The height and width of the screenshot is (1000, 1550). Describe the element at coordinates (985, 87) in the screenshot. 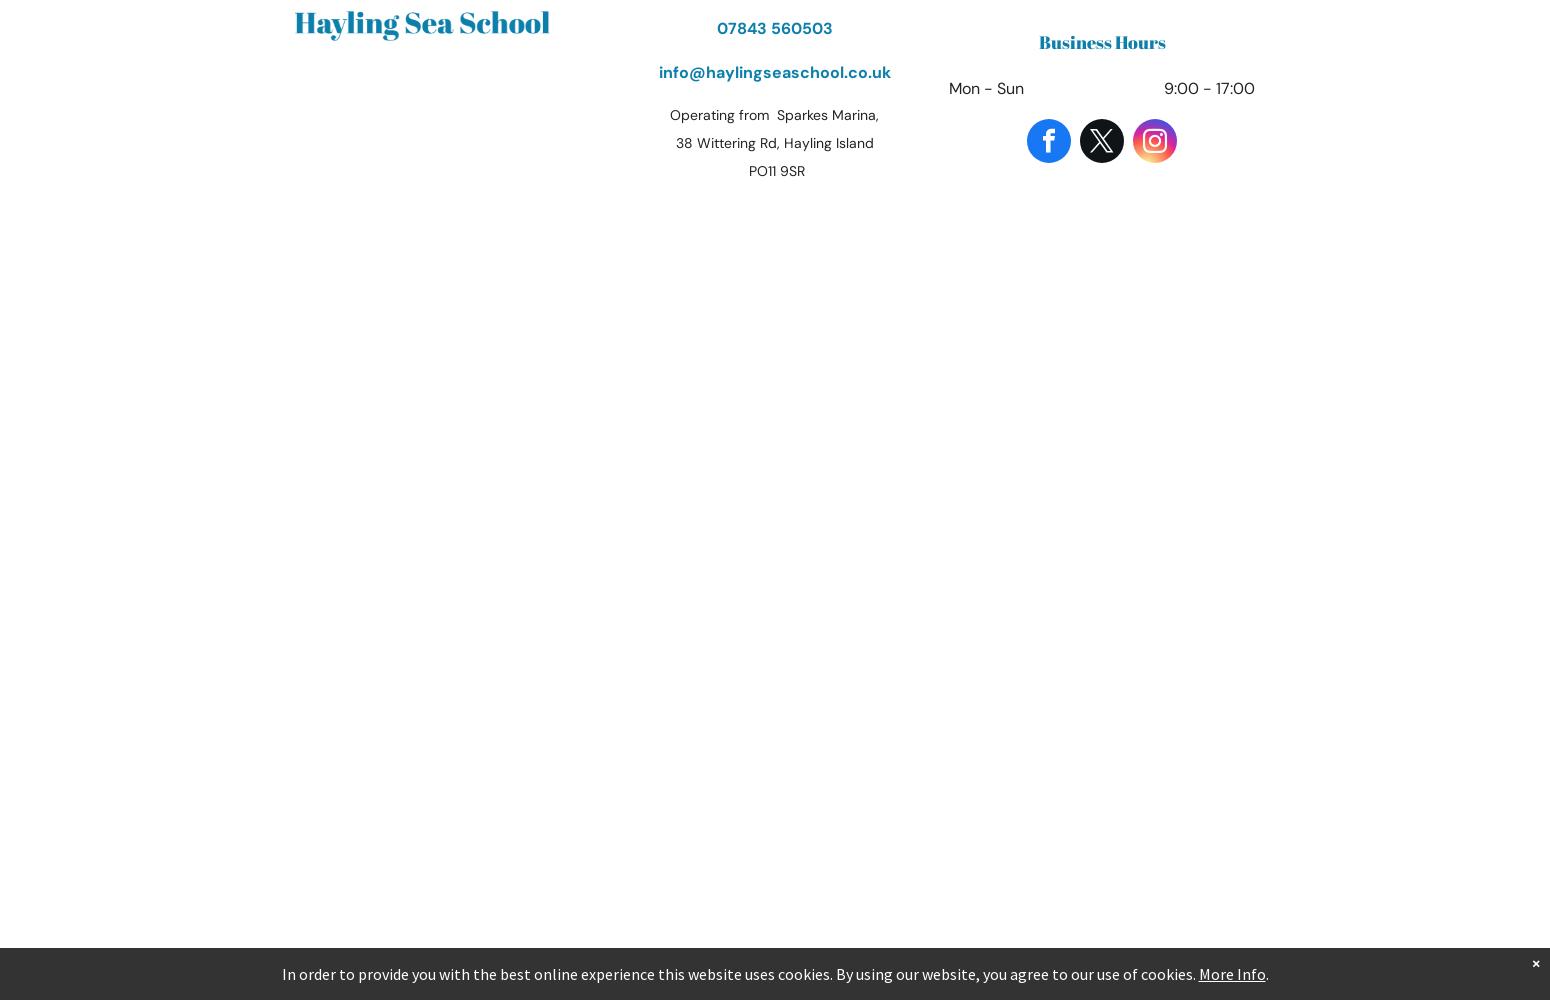

I see `'Mon - Sun'` at that location.